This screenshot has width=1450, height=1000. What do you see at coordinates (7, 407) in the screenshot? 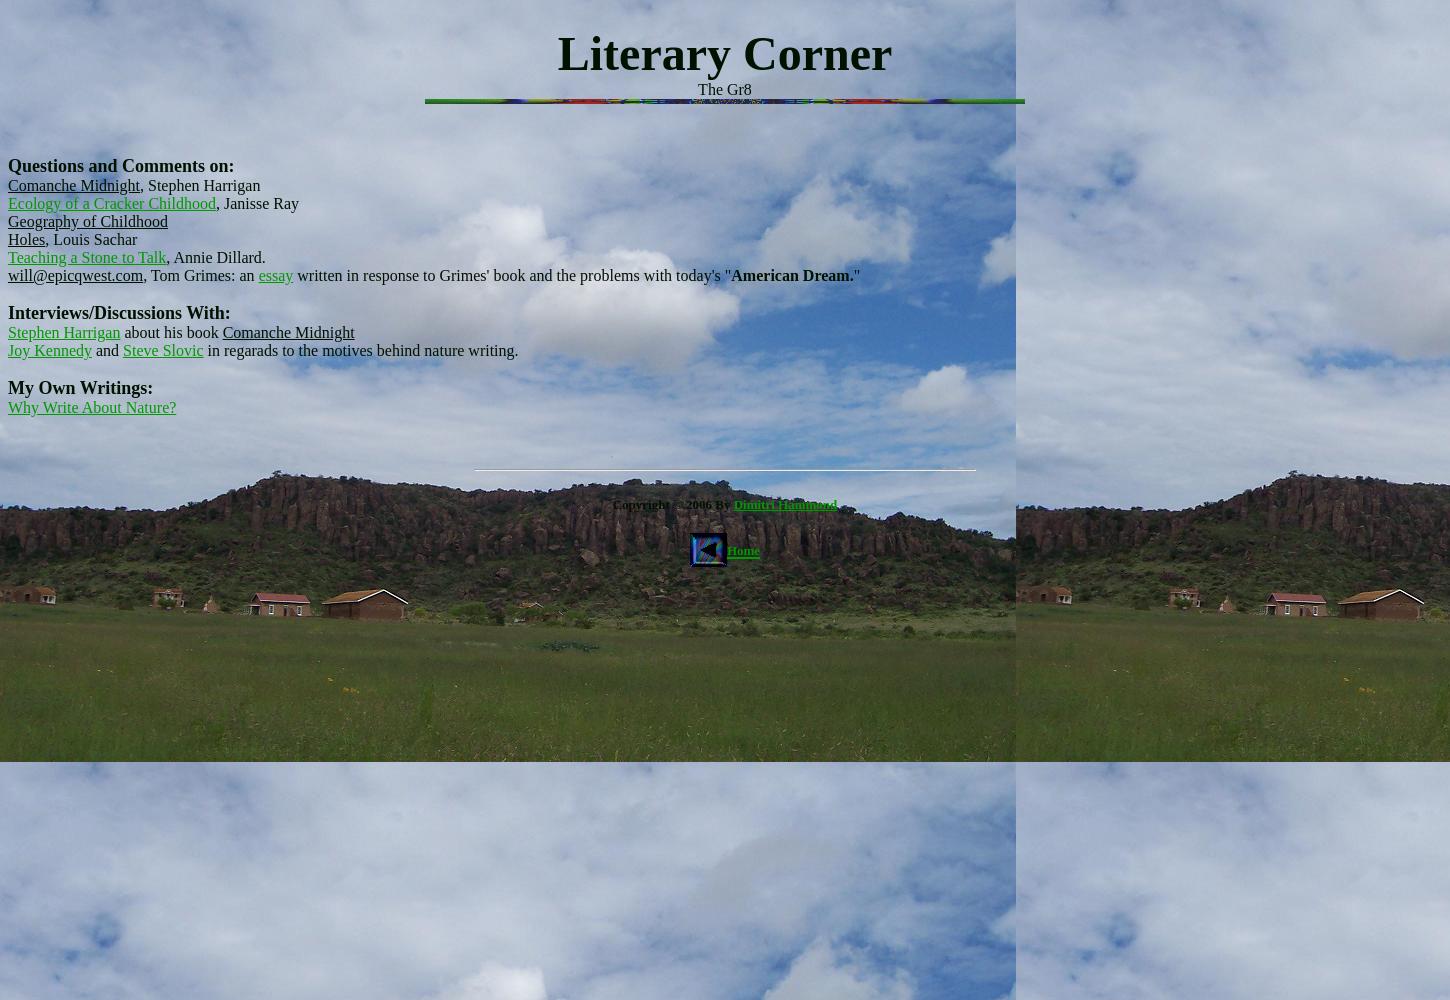
I see `'Why Write About Nature?'` at bounding box center [7, 407].